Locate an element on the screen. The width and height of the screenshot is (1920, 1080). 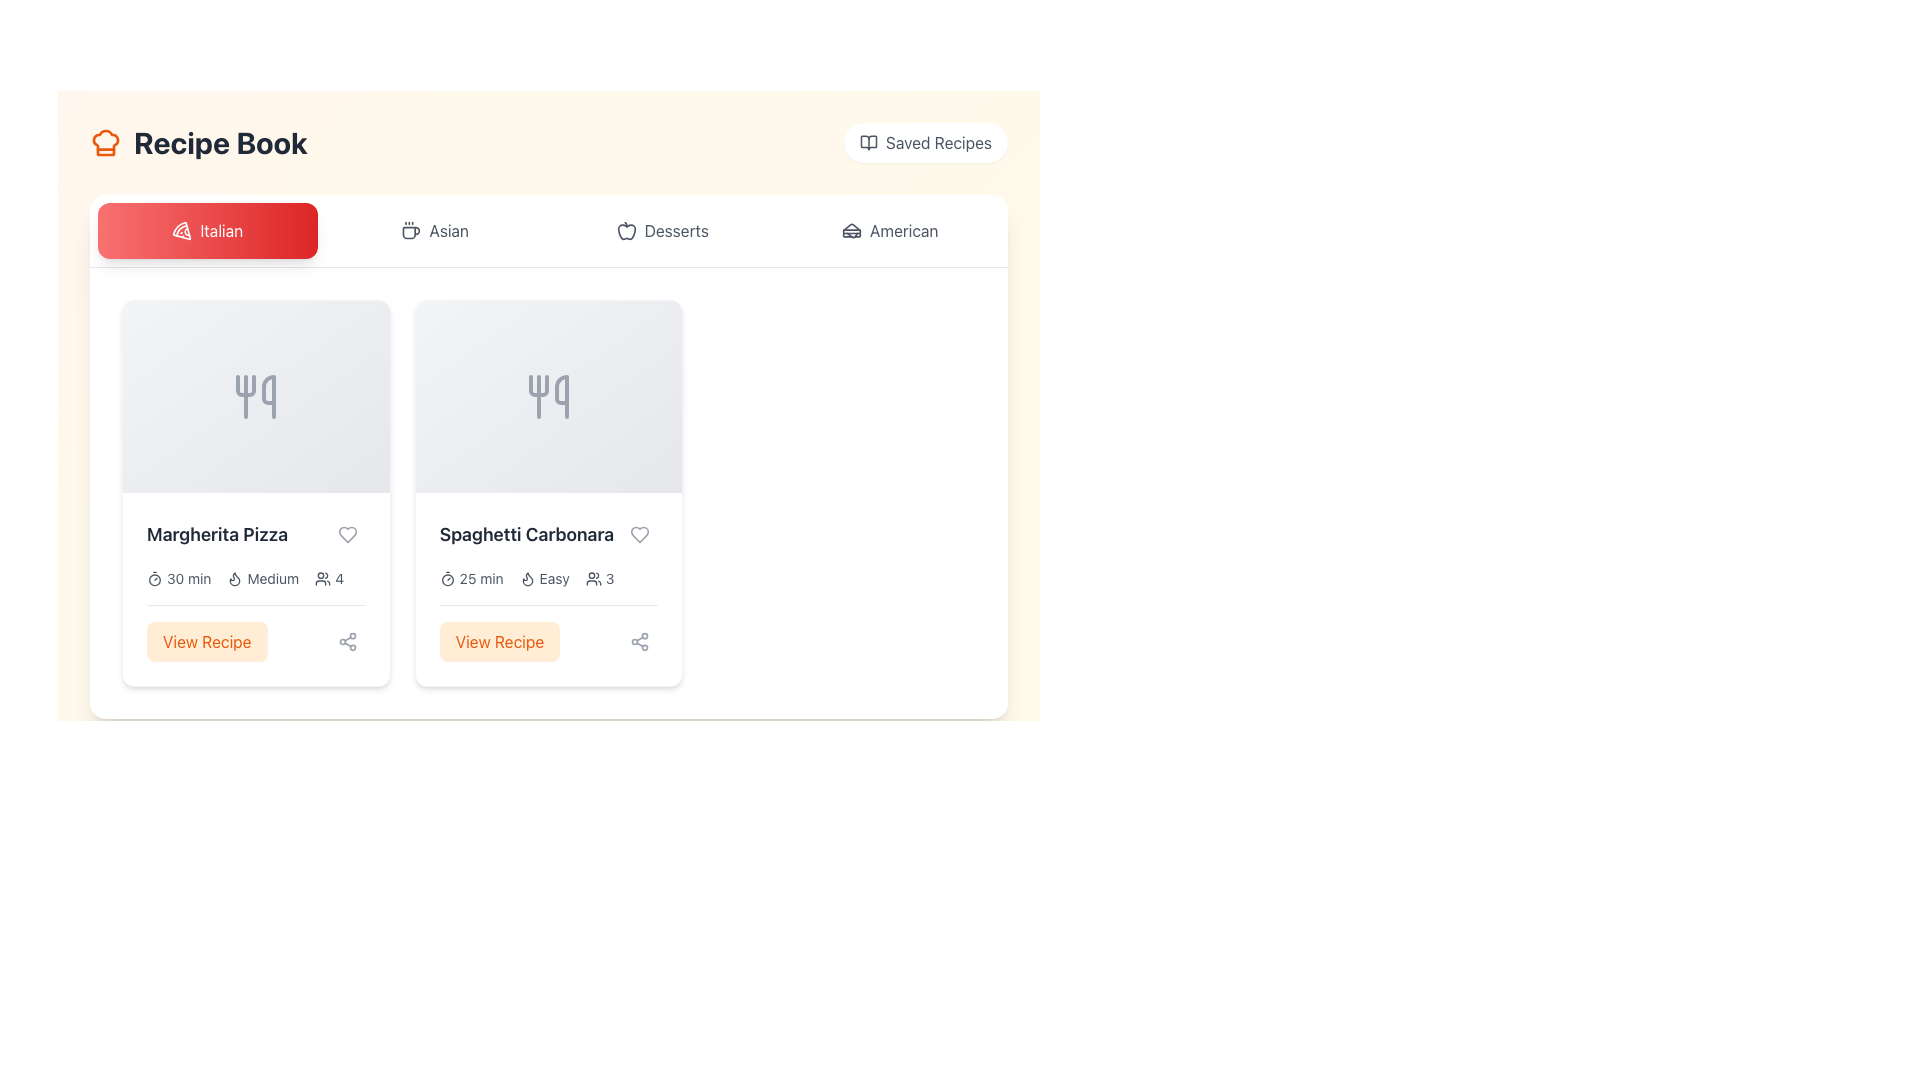
the heart-shaped interactive icon with a gray outline and hollow center located in the lower-right corner of the 'Spaghetti Carbonara' card is located at coordinates (640, 534).